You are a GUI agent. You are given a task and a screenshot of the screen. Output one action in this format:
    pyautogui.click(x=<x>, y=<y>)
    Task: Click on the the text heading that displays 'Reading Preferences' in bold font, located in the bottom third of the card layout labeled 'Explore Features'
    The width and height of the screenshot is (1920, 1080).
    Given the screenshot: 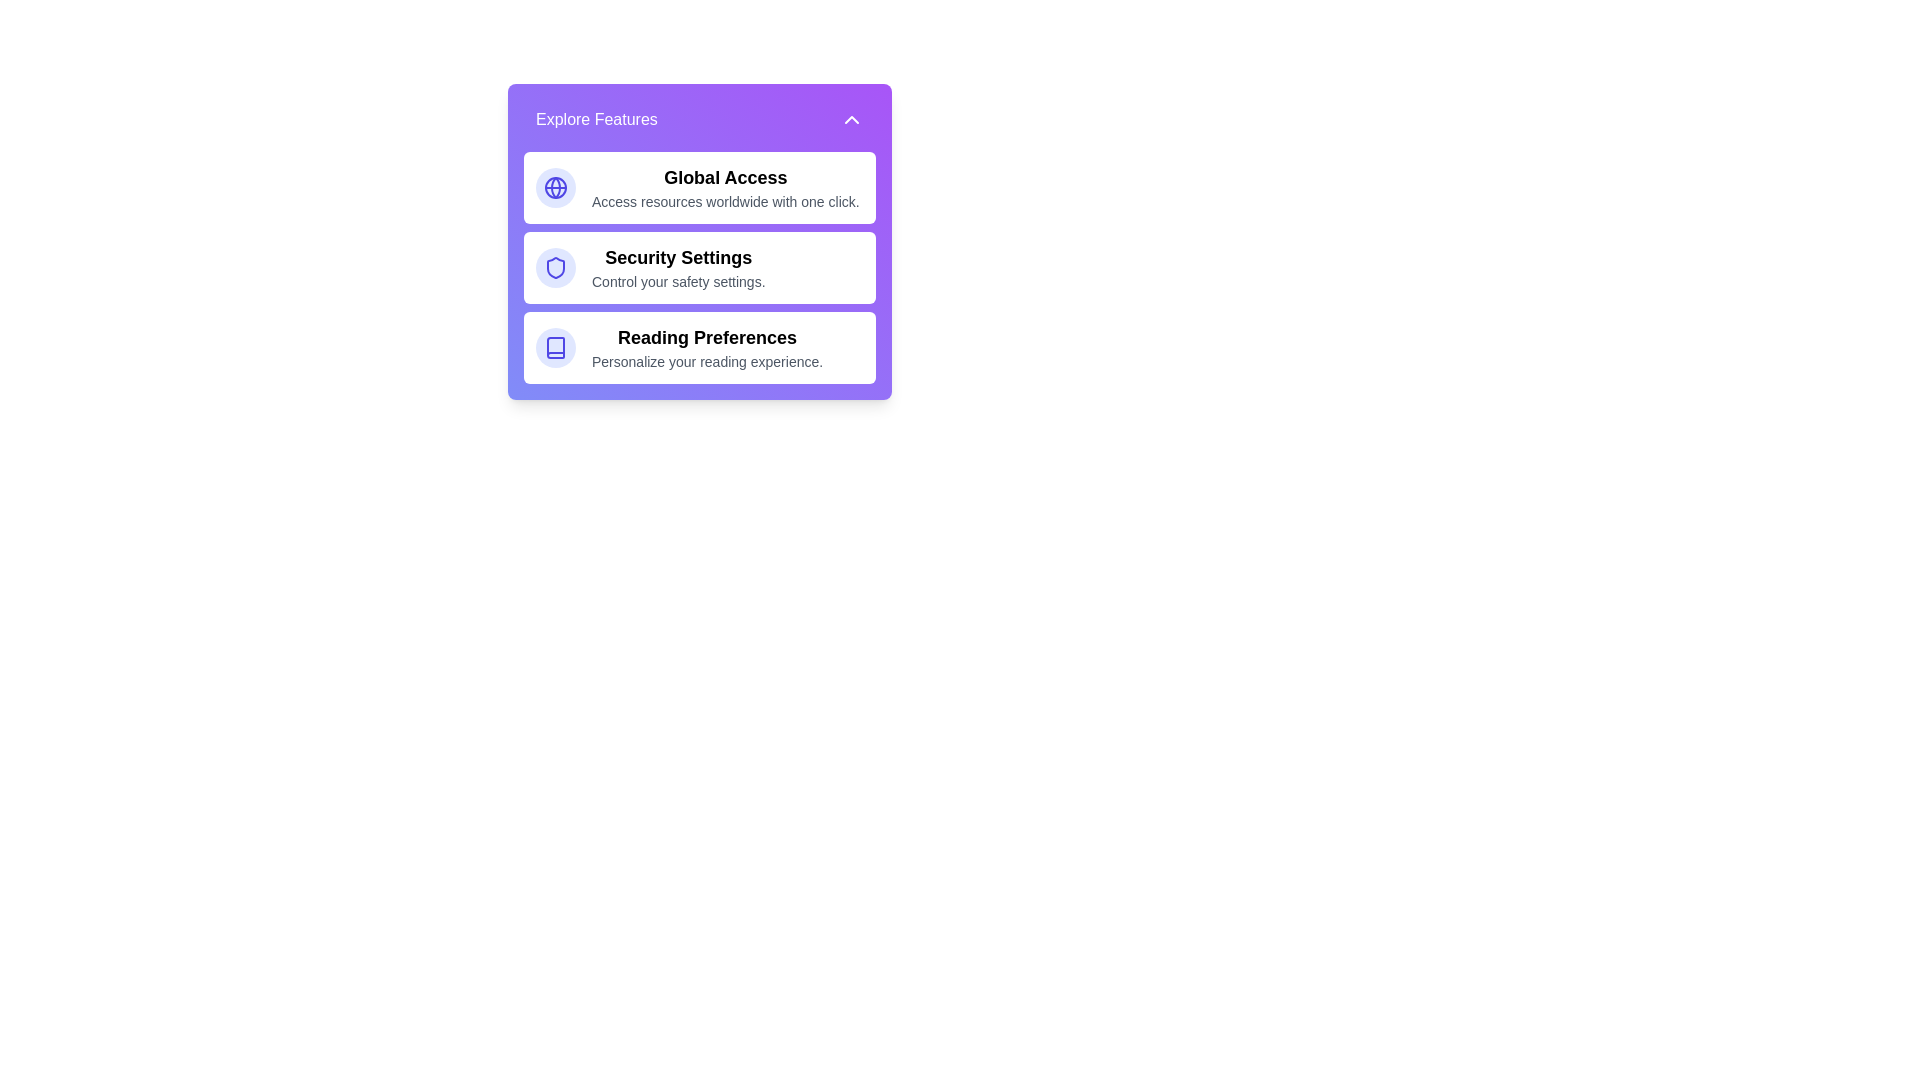 What is the action you would take?
    pyautogui.click(x=707, y=337)
    